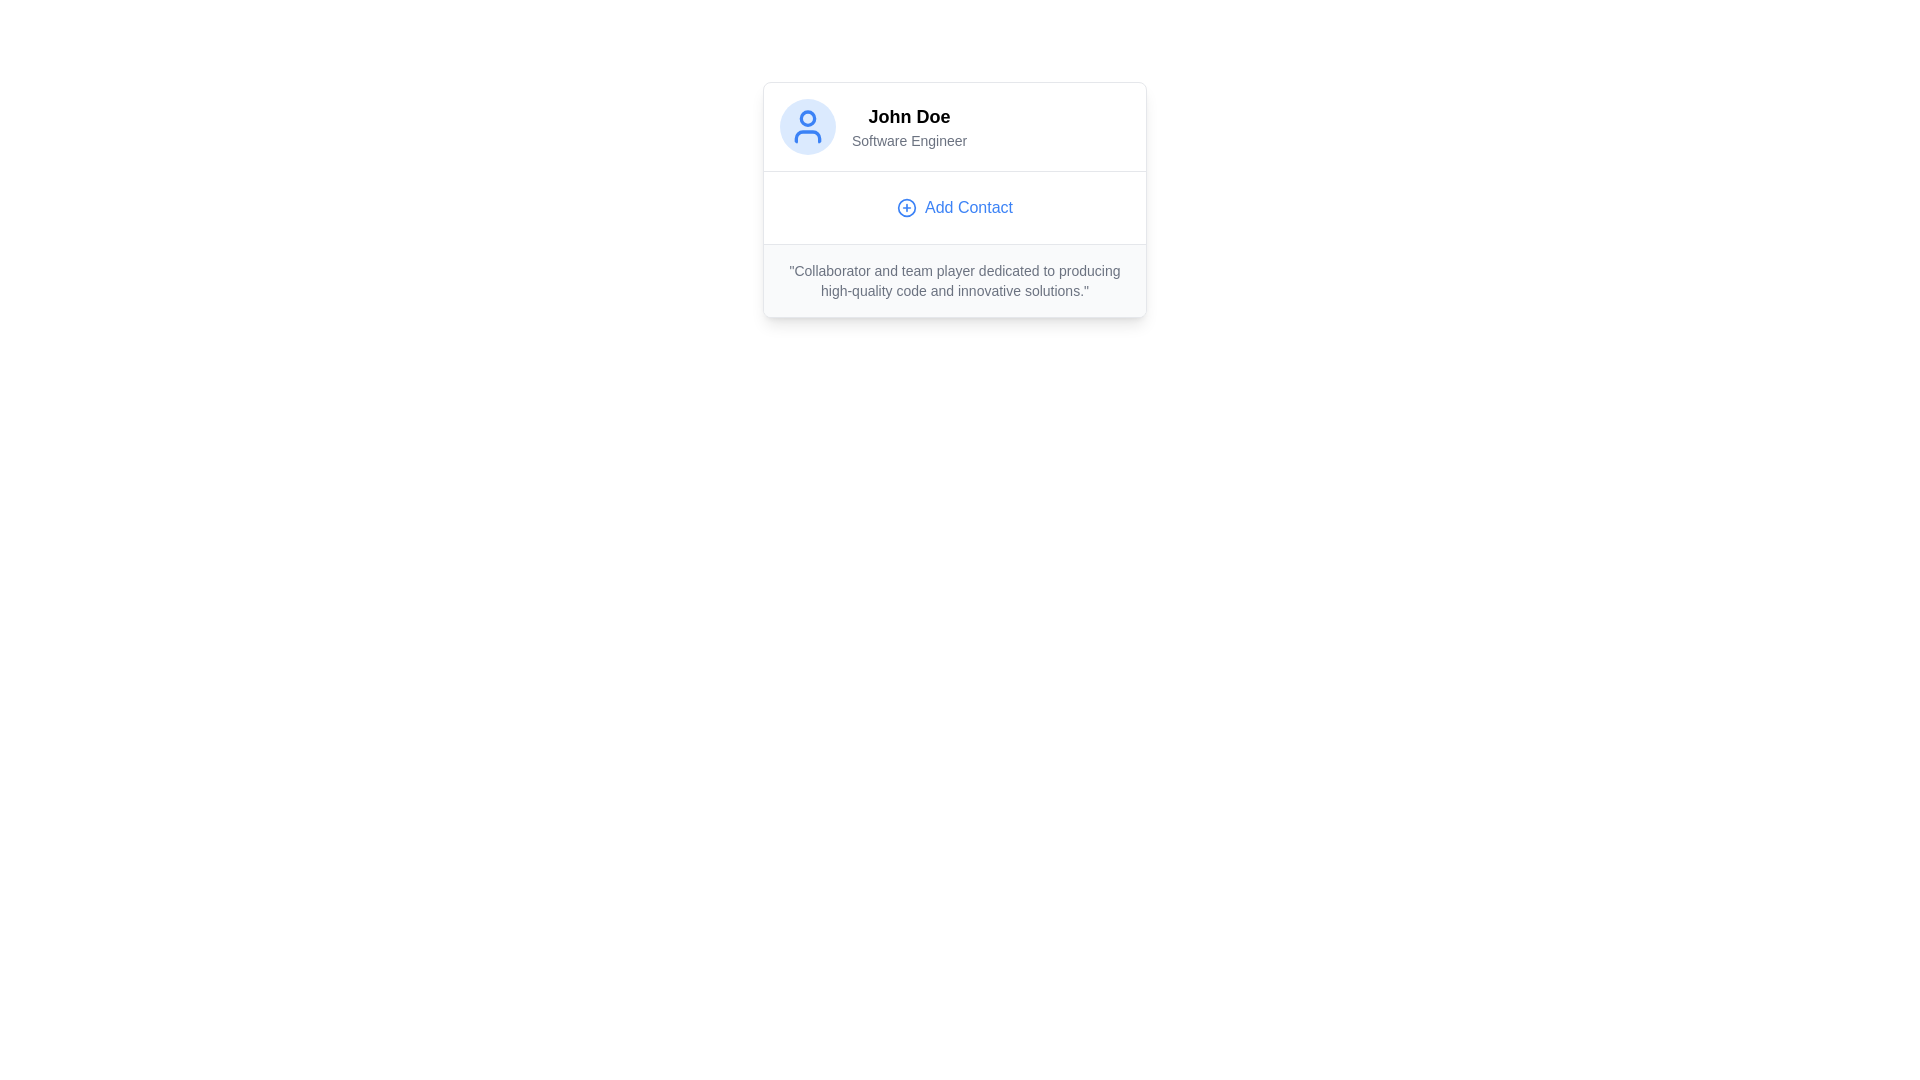 Image resolution: width=1920 pixels, height=1080 pixels. I want to click on the static text element that provides a descriptive note or bio for the individual, located centrally below the 'John Doe' title and 'Add Contact' button in a light gray box at the bottom of the profile card, so click(954, 281).